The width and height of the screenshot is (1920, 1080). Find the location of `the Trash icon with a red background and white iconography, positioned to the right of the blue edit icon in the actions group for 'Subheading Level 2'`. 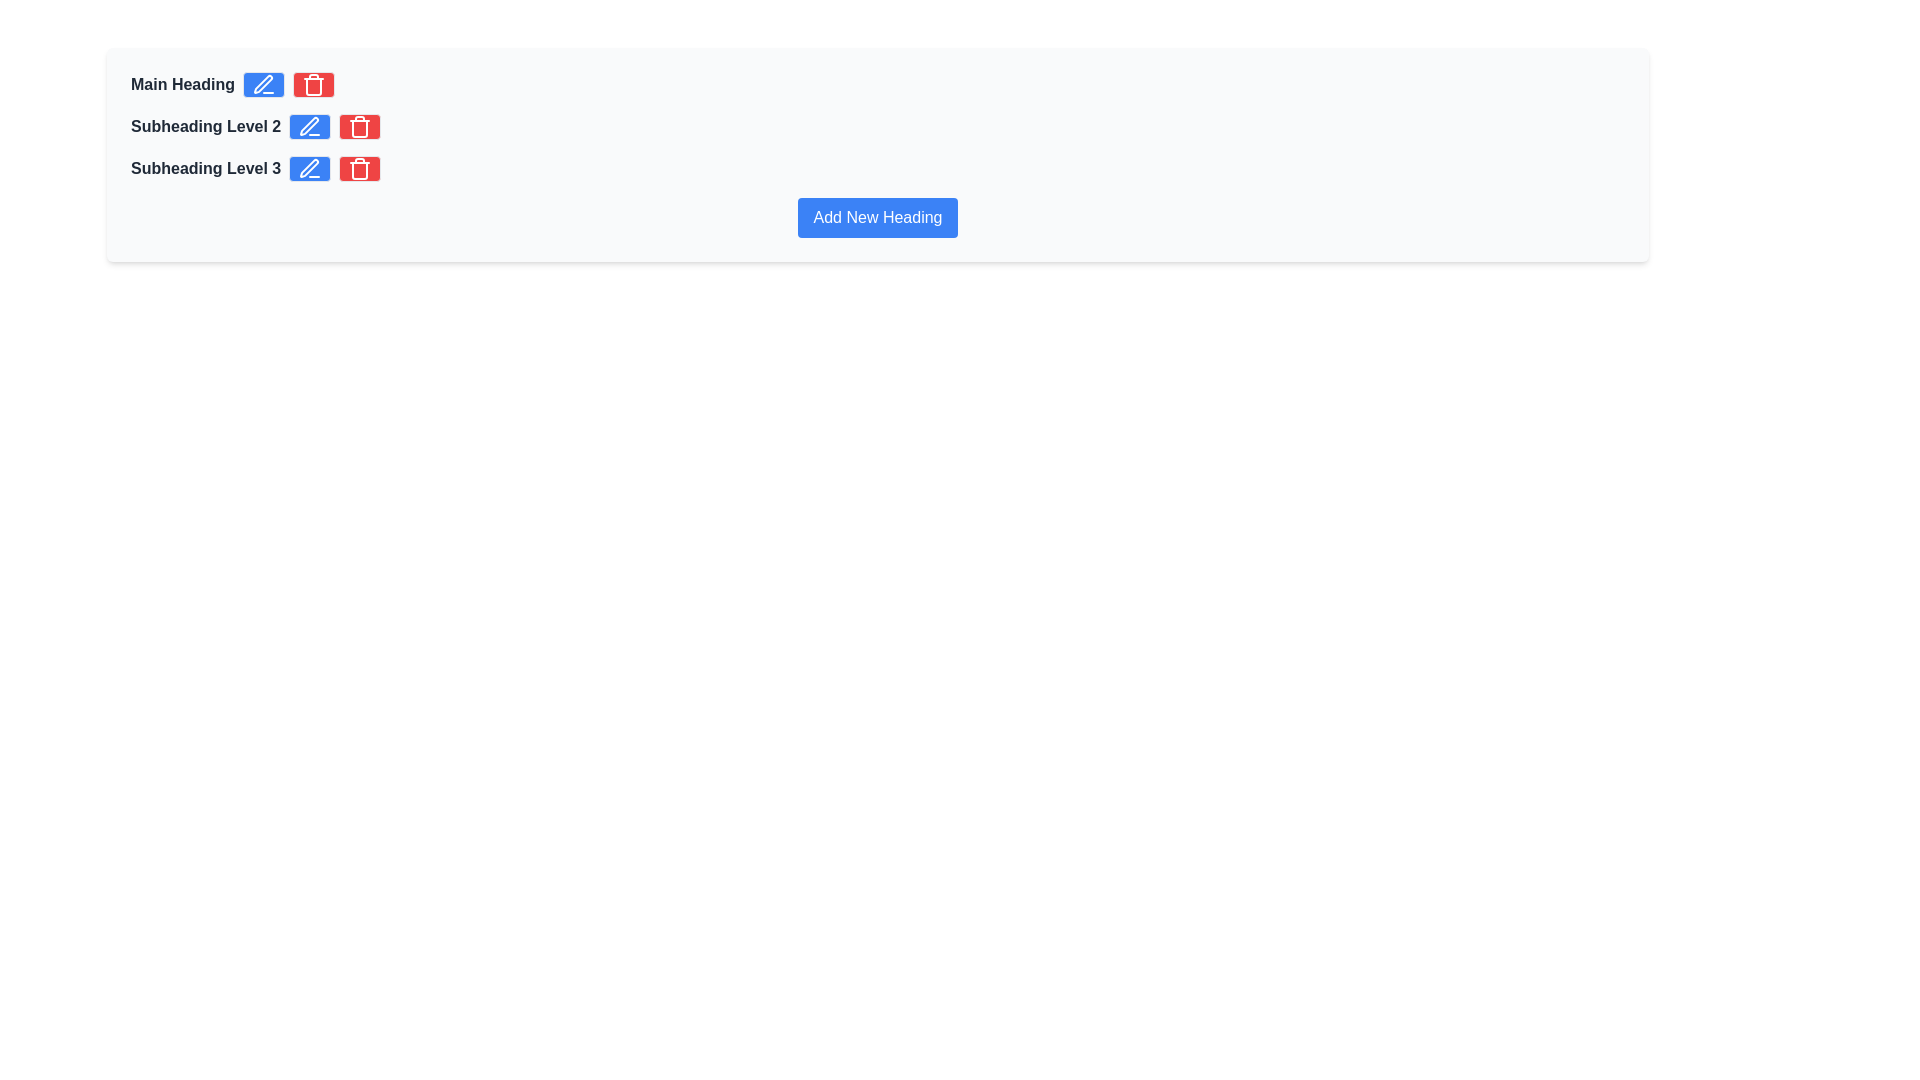

the Trash icon with a red background and white iconography, positioned to the right of the blue edit icon in the actions group for 'Subheading Level 2' is located at coordinates (360, 168).